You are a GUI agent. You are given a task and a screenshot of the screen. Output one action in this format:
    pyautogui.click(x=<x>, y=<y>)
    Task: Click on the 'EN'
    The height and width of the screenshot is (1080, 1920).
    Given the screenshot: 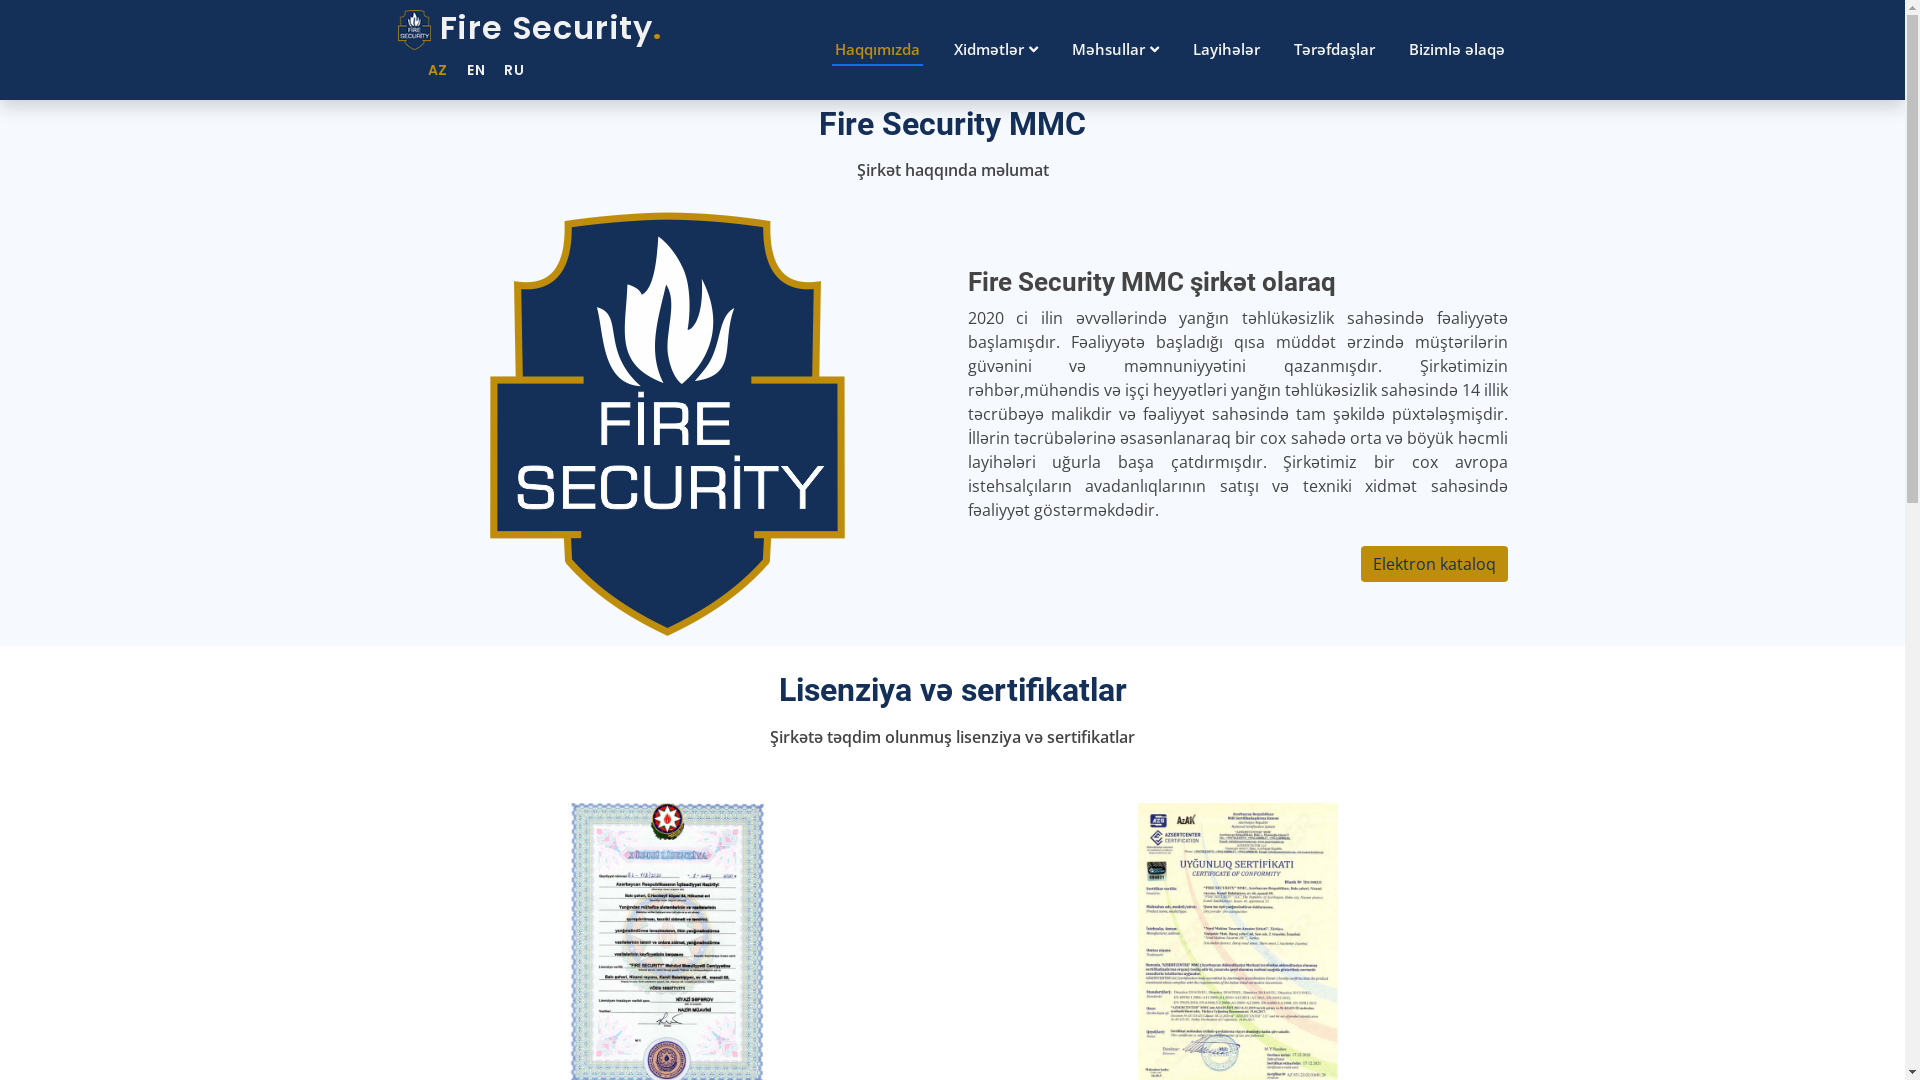 What is the action you would take?
    pyautogui.click(x=468, y=69)
    